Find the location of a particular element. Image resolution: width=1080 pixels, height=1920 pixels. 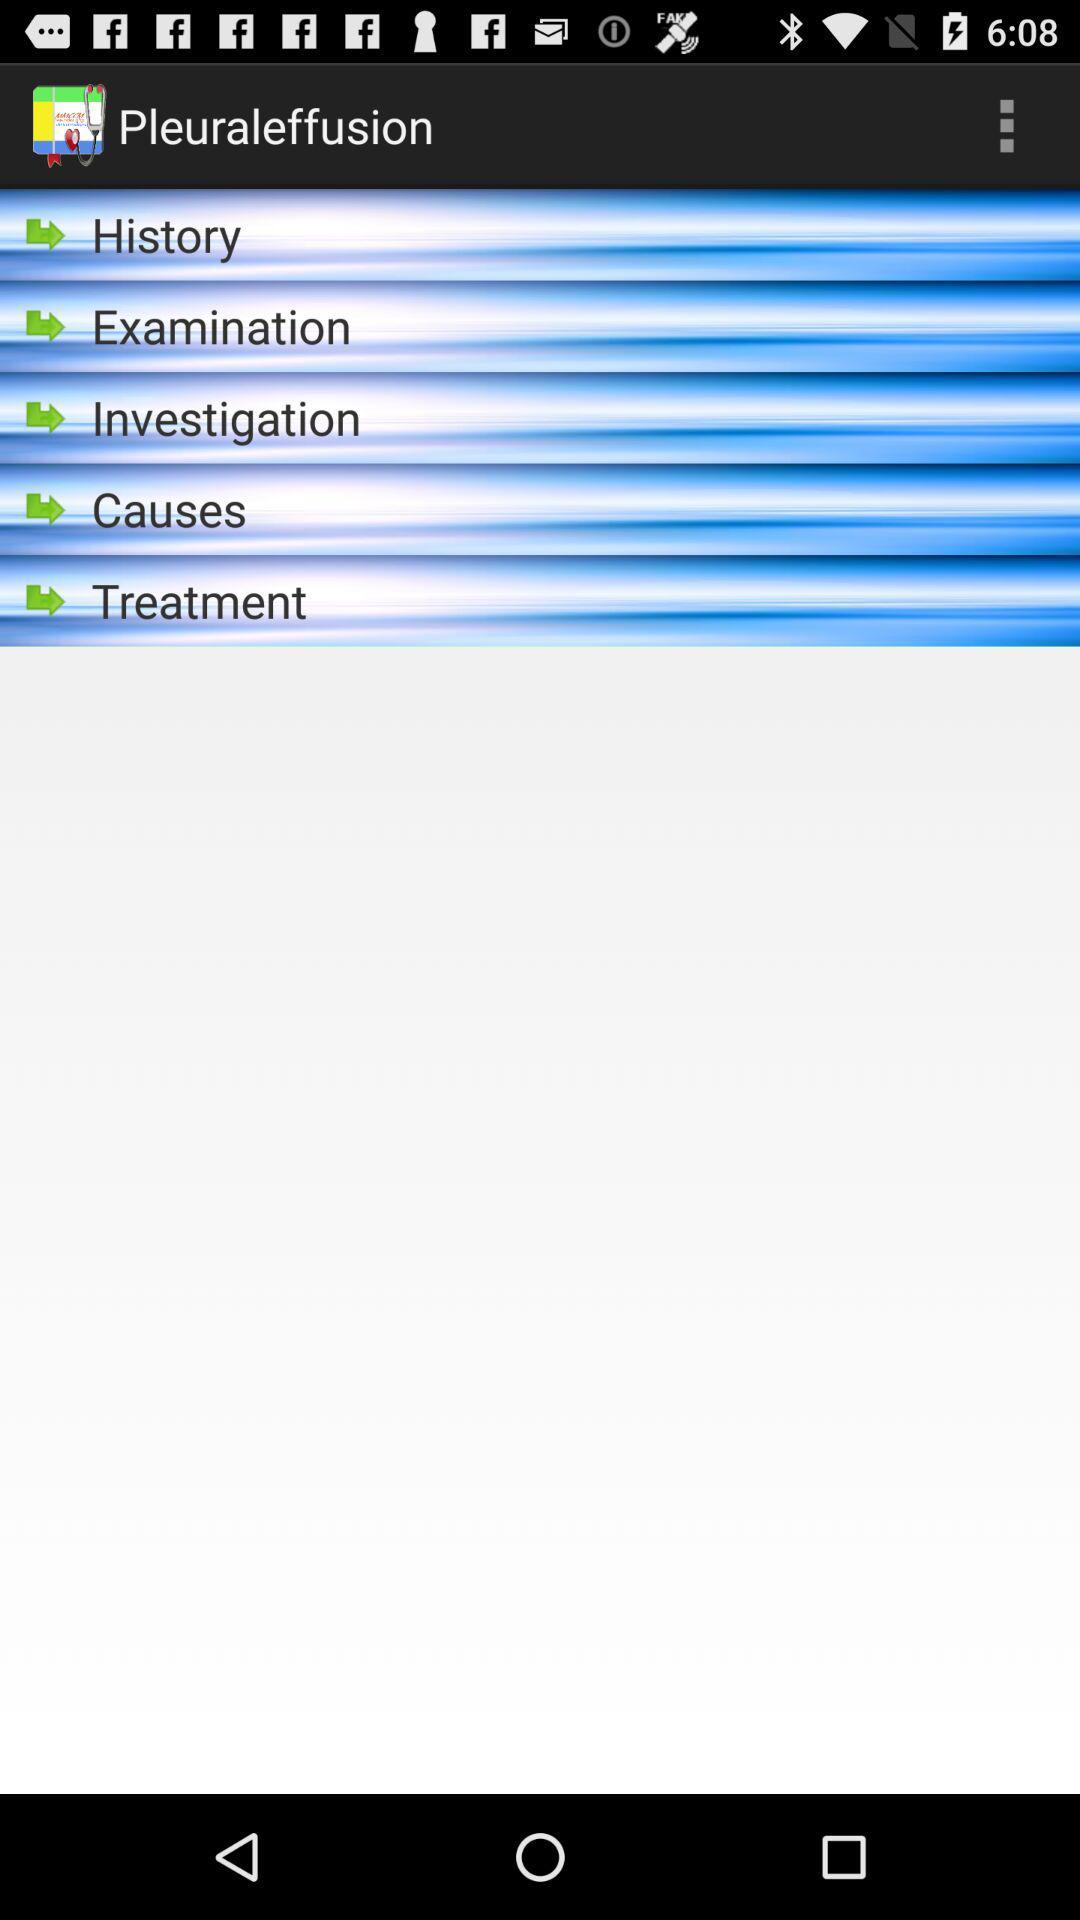

goto the icon beside of causes is located at coordinates (46, 508).